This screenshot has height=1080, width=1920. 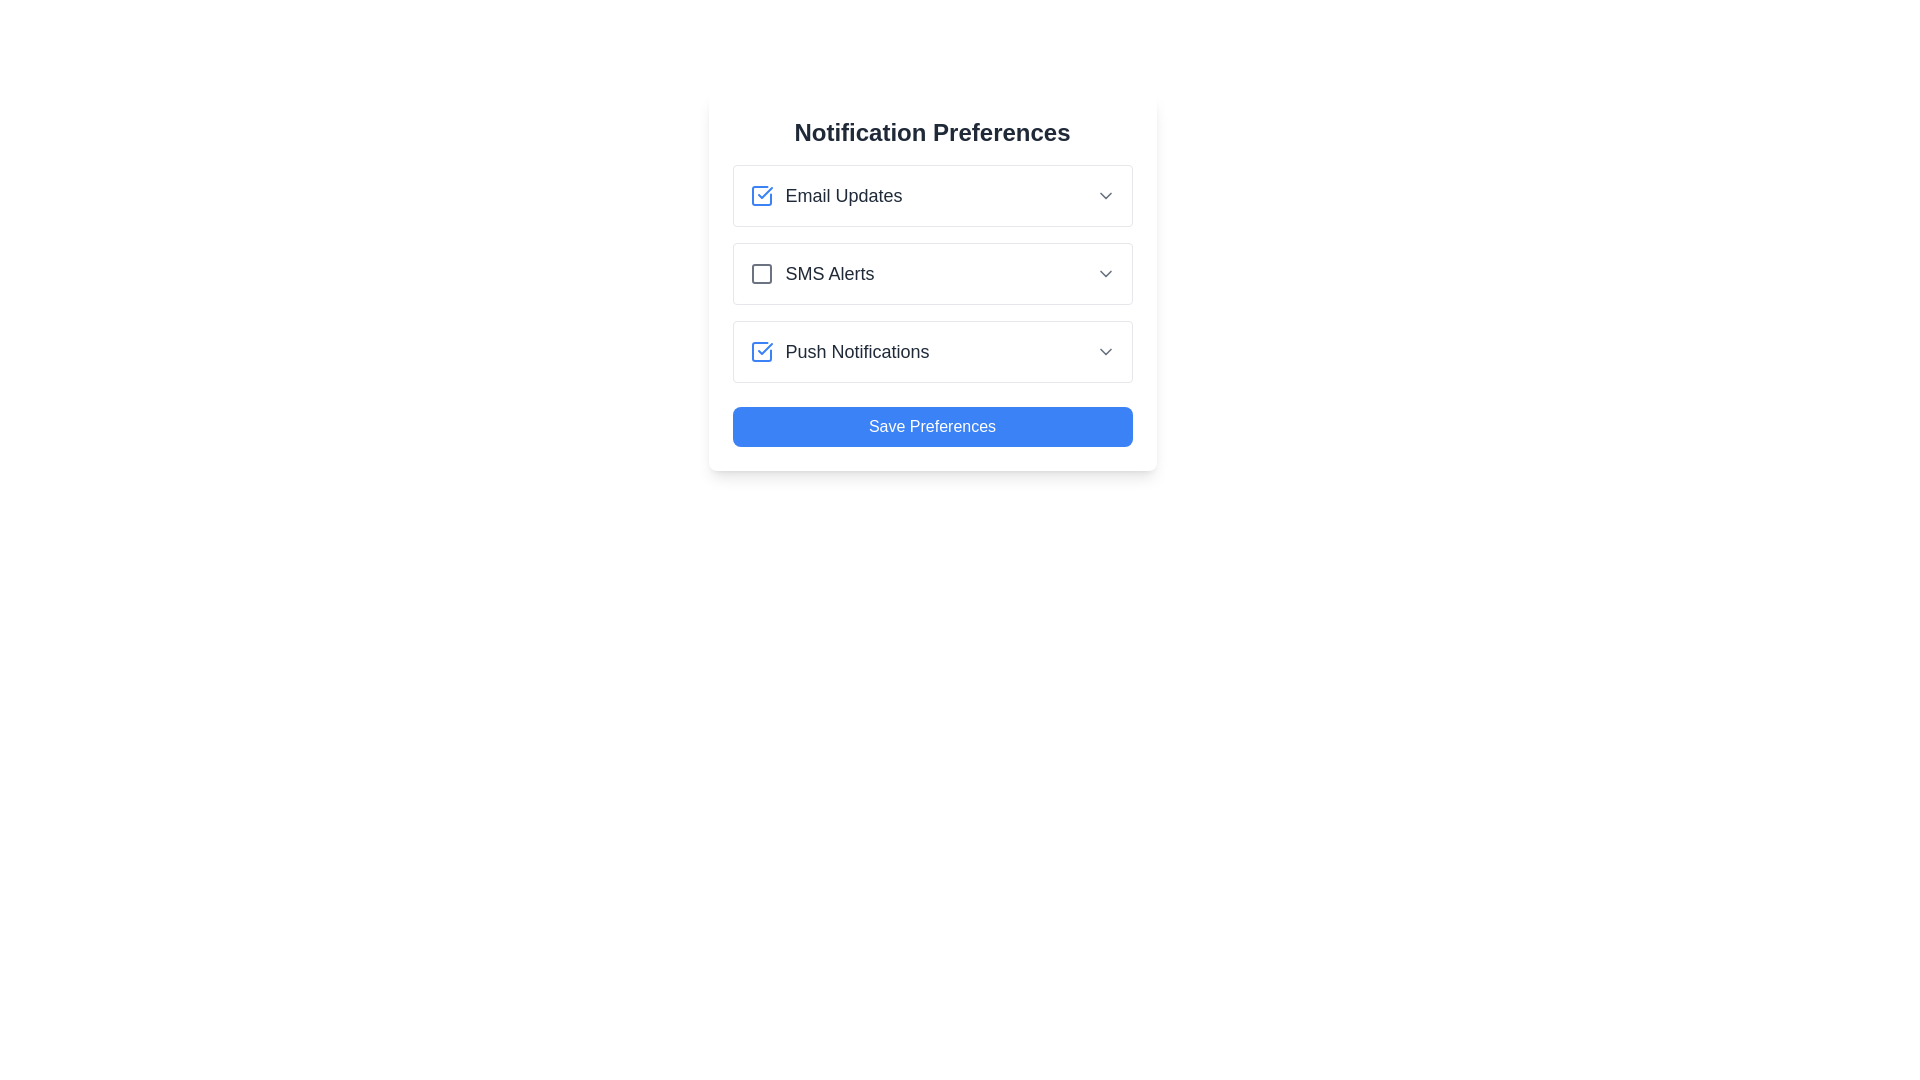 What do you see at coordinates (839, 350) in the screenshot?
I see `the 'Push Notifications' checkbox in the Notification Preferences interface` at bounding box center [839, 350].